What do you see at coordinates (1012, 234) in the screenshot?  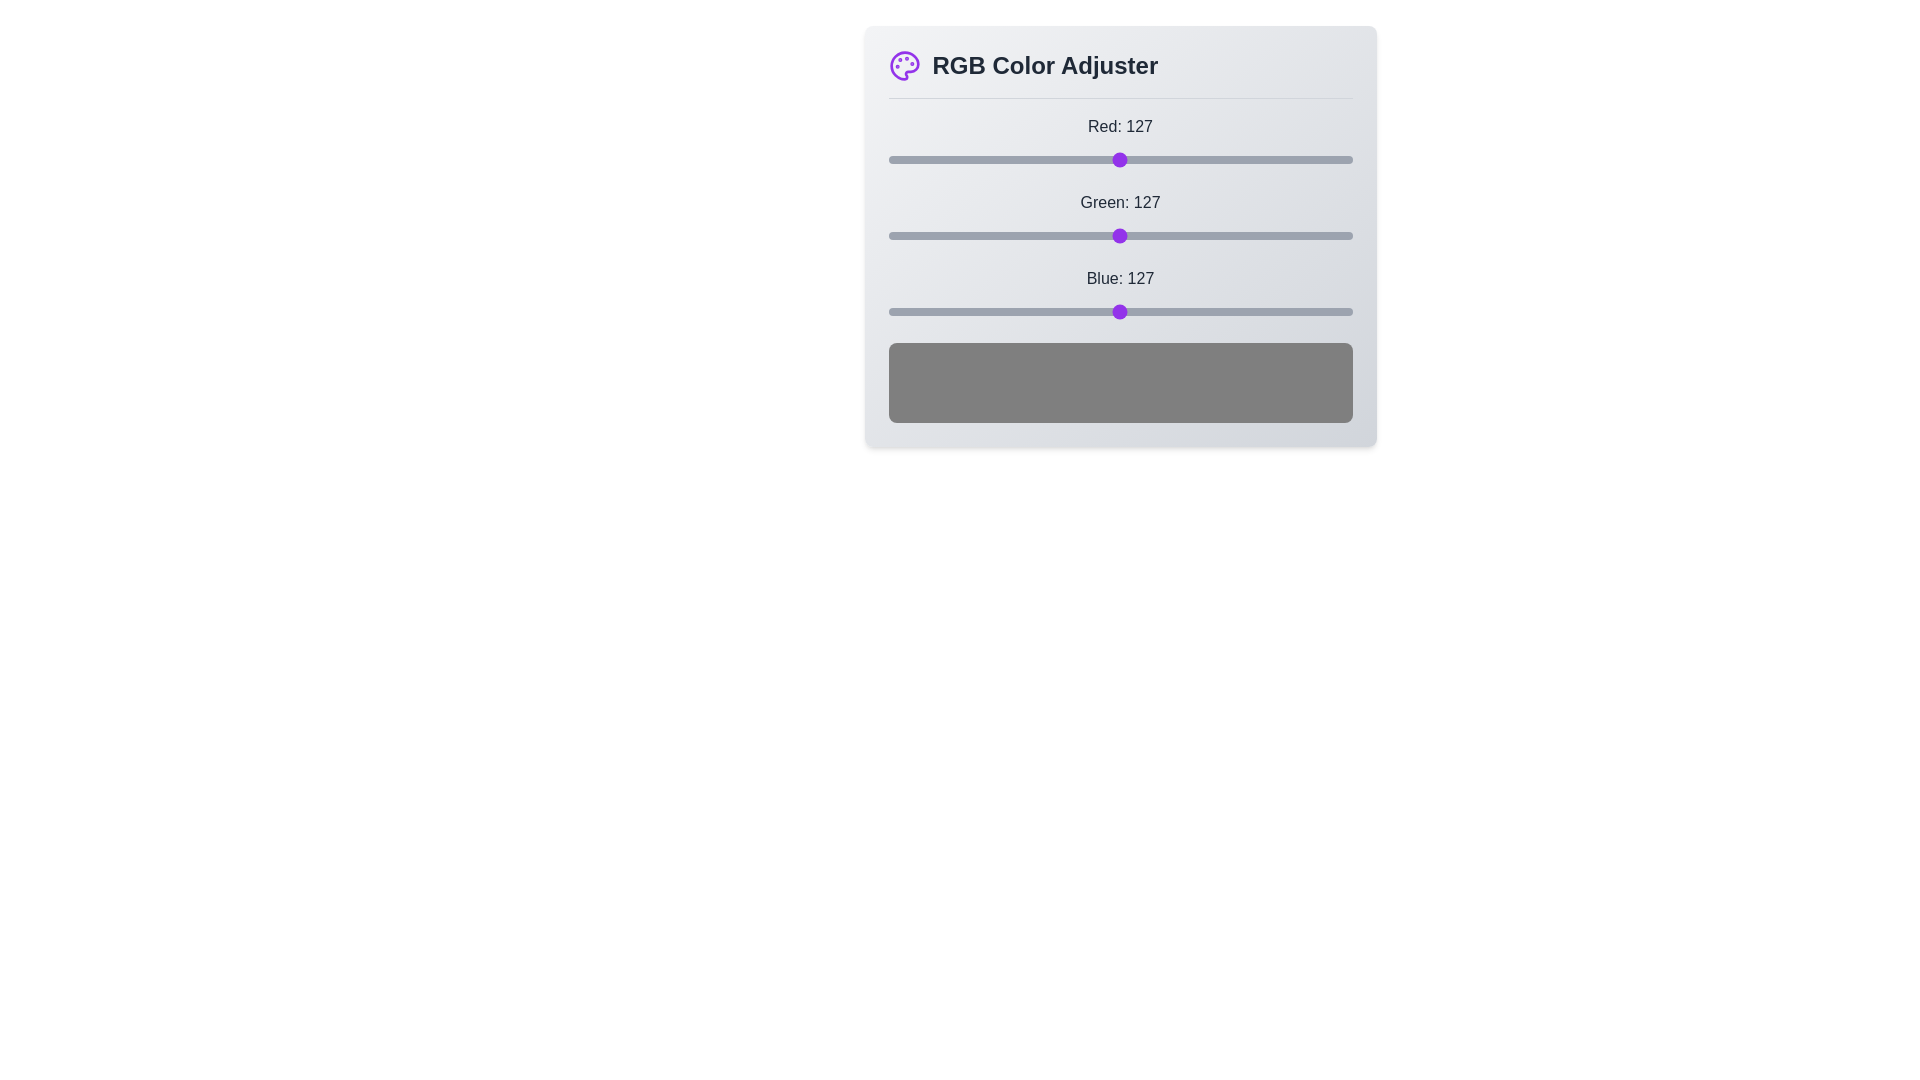 I see `the green slider to set the green value to 68` at bounding box center [1012, 234].